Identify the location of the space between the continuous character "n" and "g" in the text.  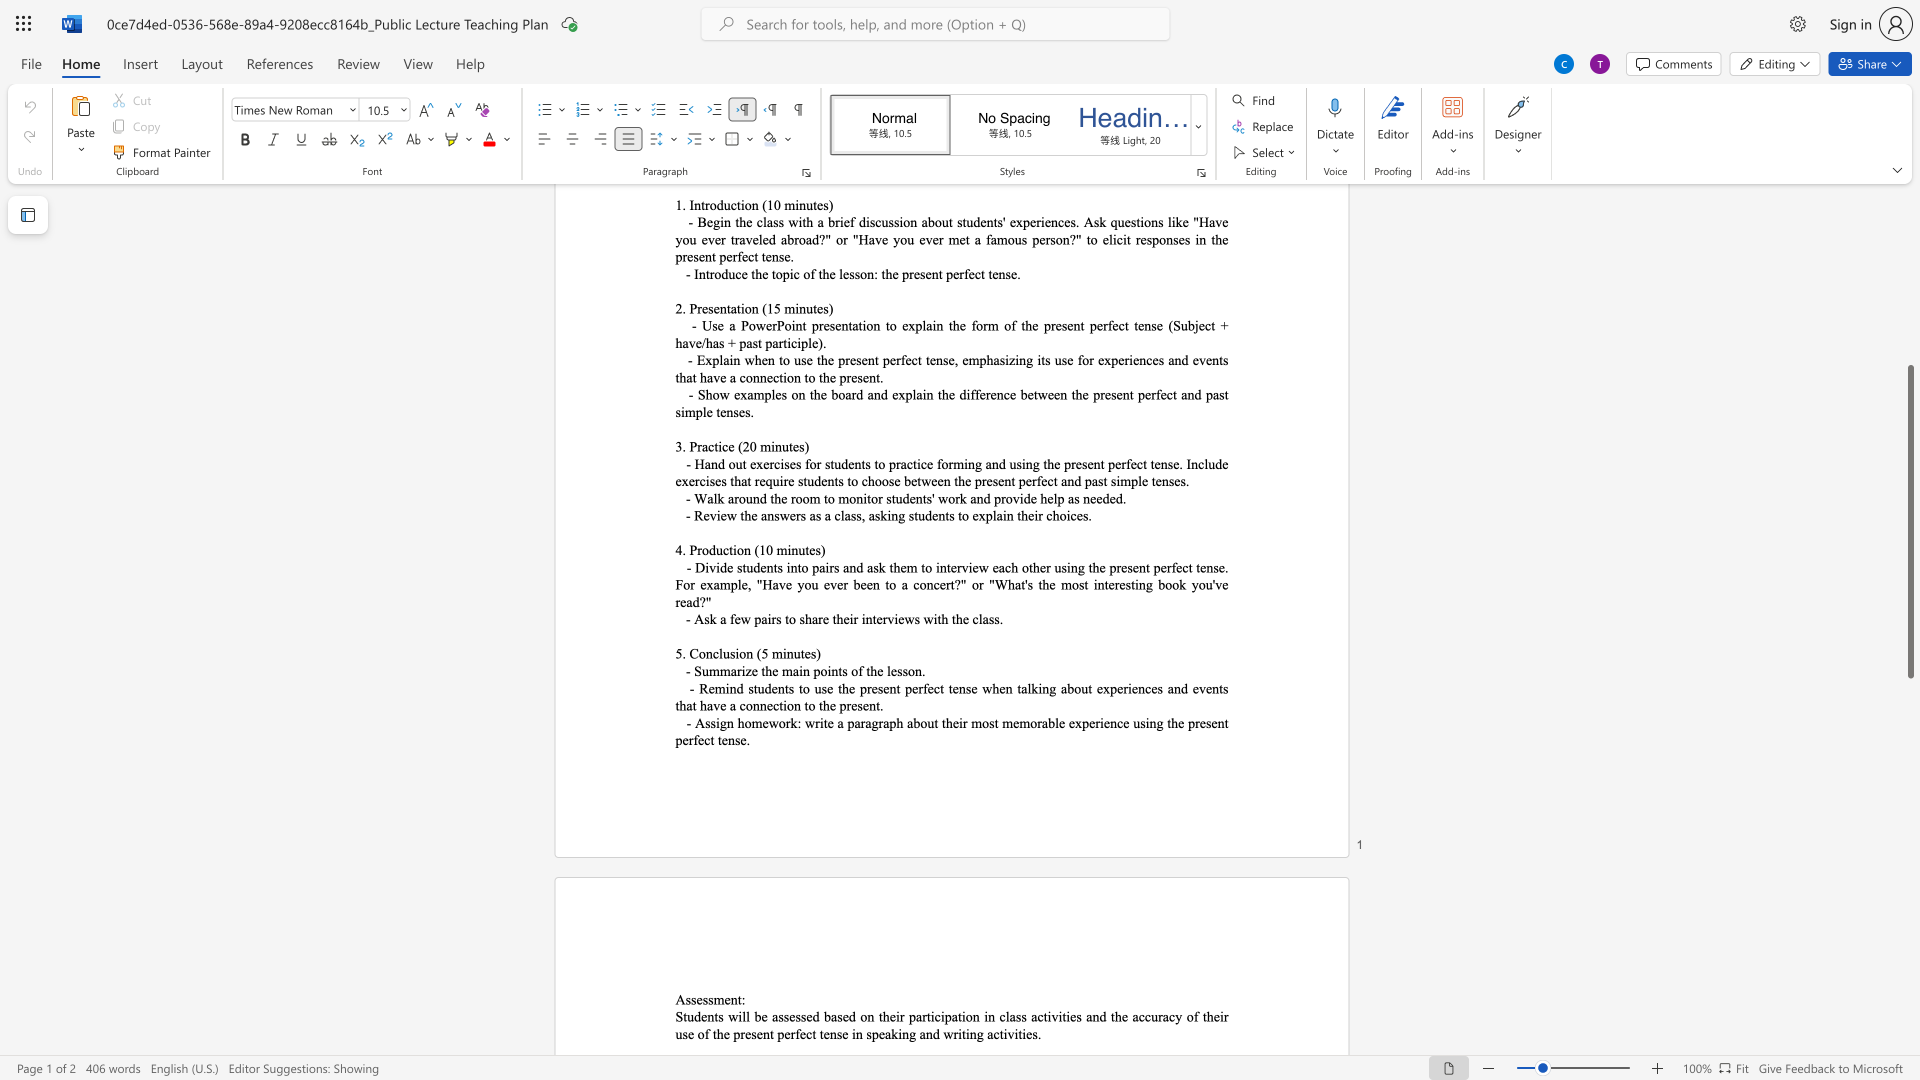
(1156, 723).